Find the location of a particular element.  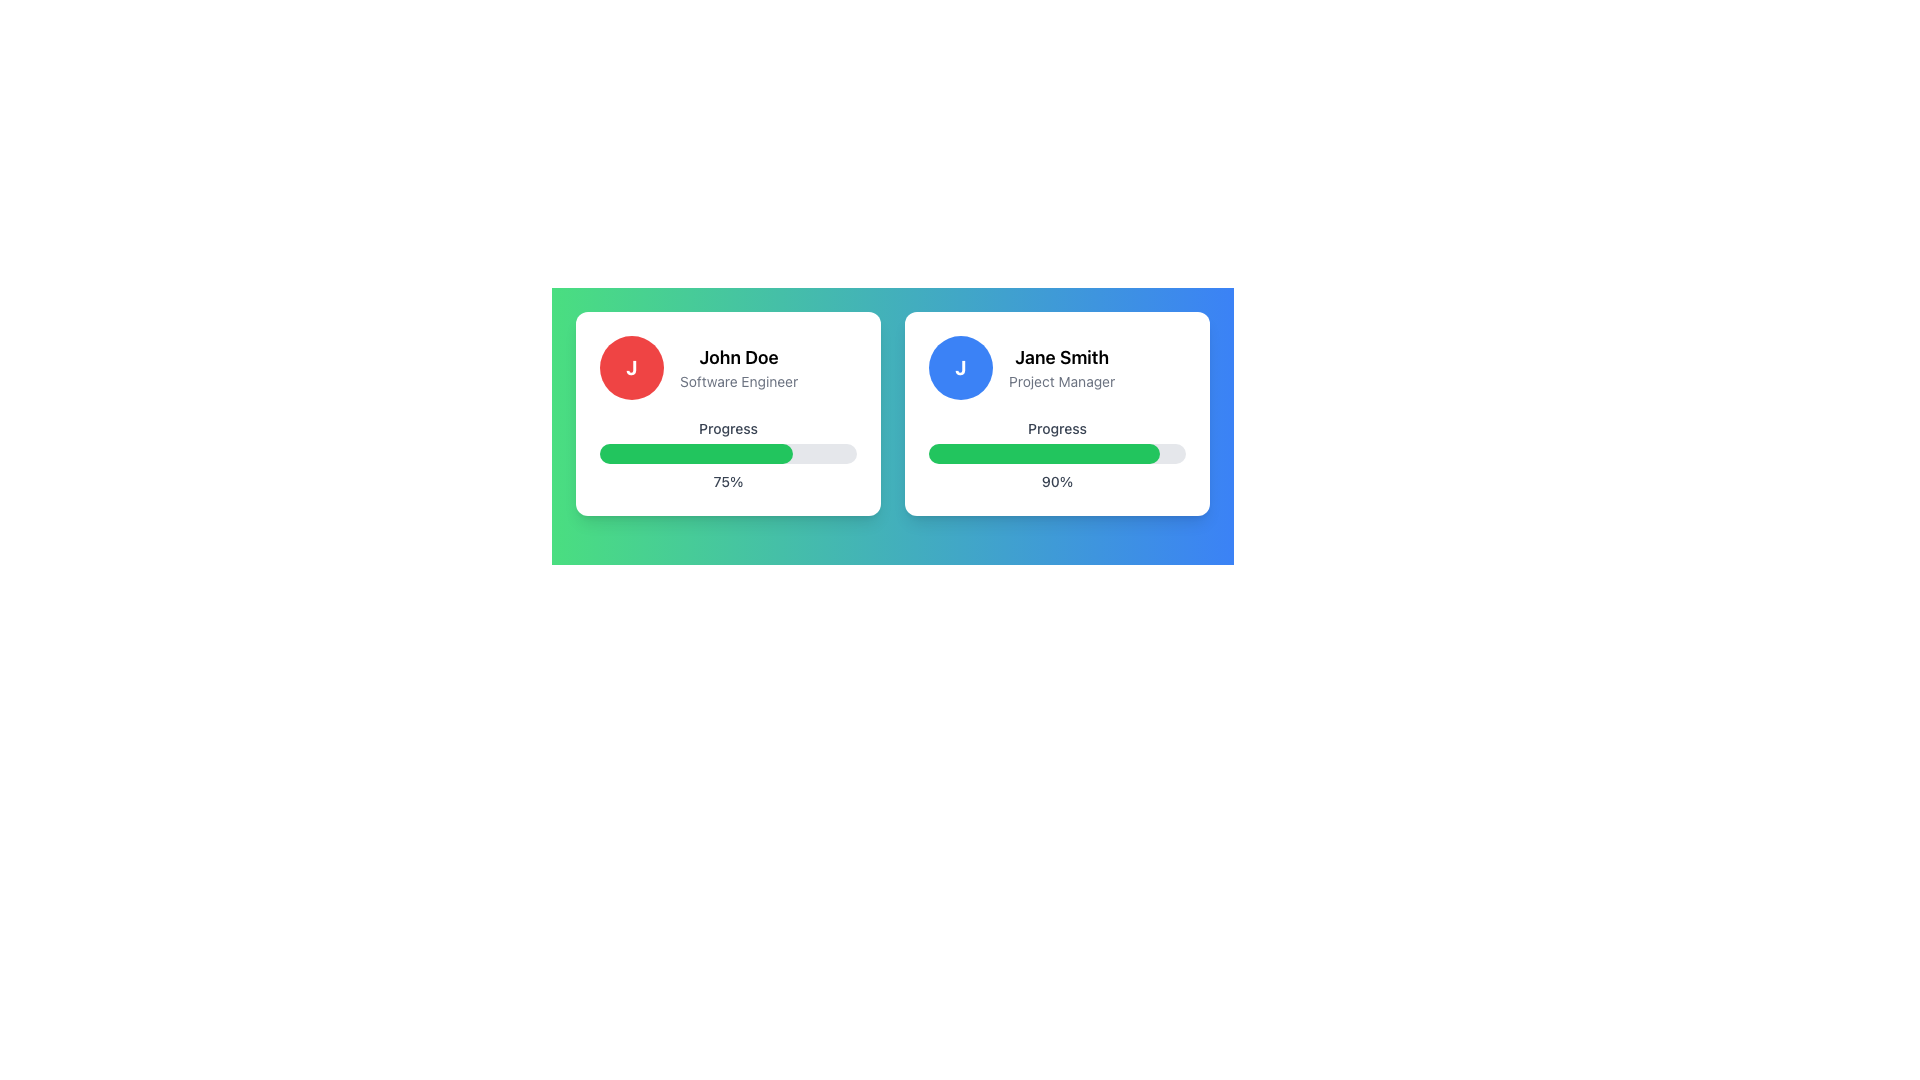

text content of the gray 'Software Engineer' label located beneath 'John Doe' in the left-side card of a two-card layout is located at coordinates (738, 381).